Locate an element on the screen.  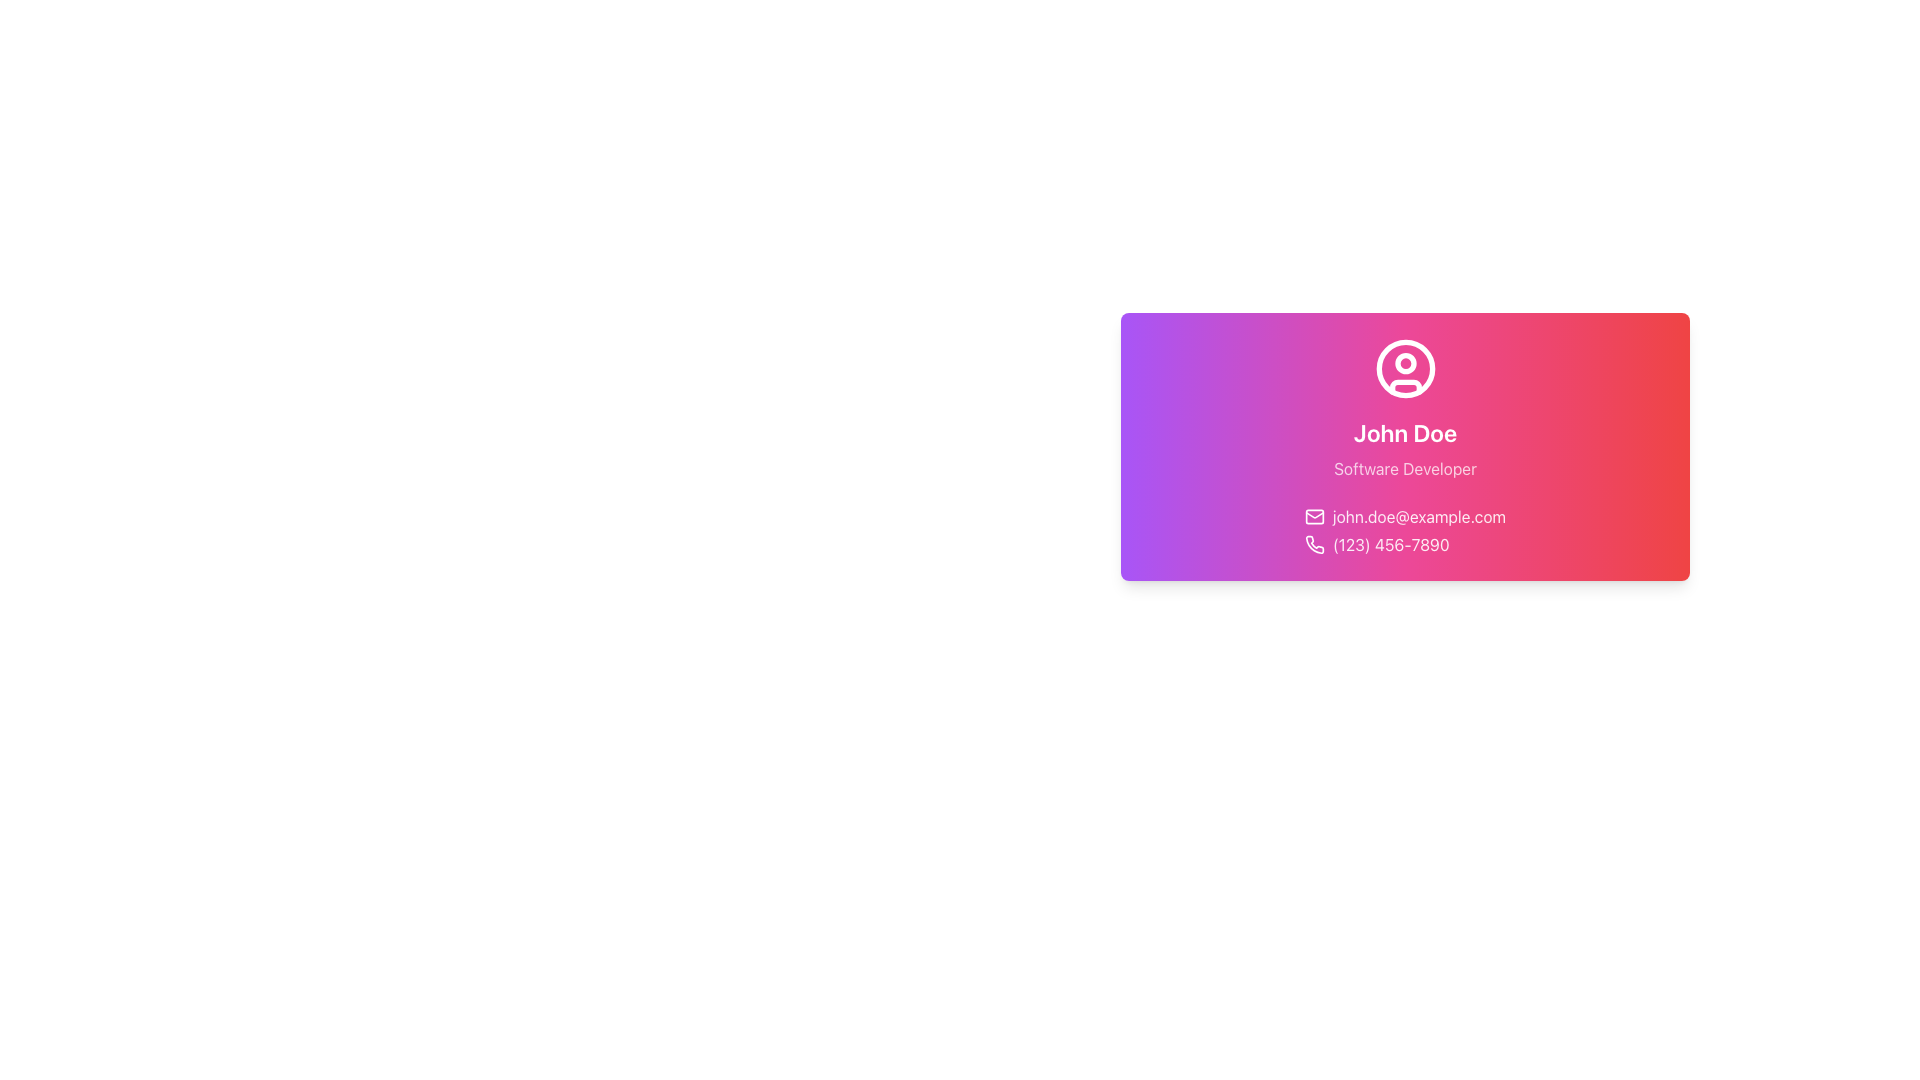
the email icon displayed to the left of 'john.doe@example.com', which serves as a visual marker for the email address is located at coordinates (1315, 515).